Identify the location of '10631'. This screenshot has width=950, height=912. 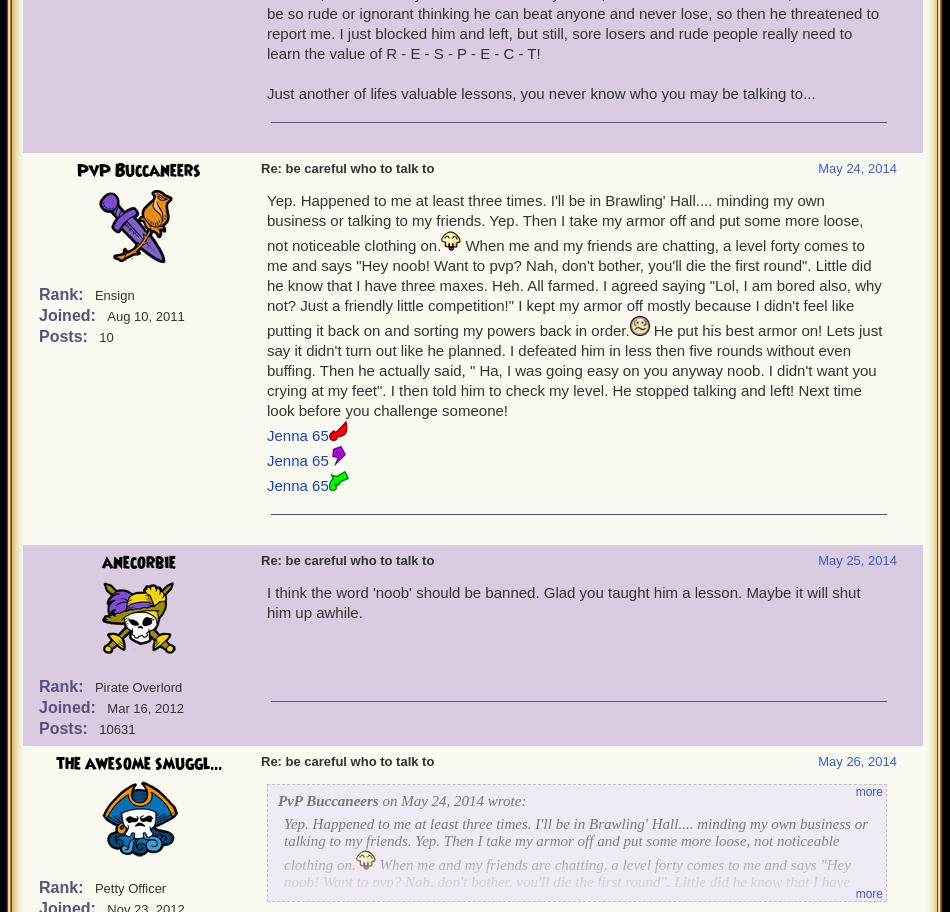
(117, 728).